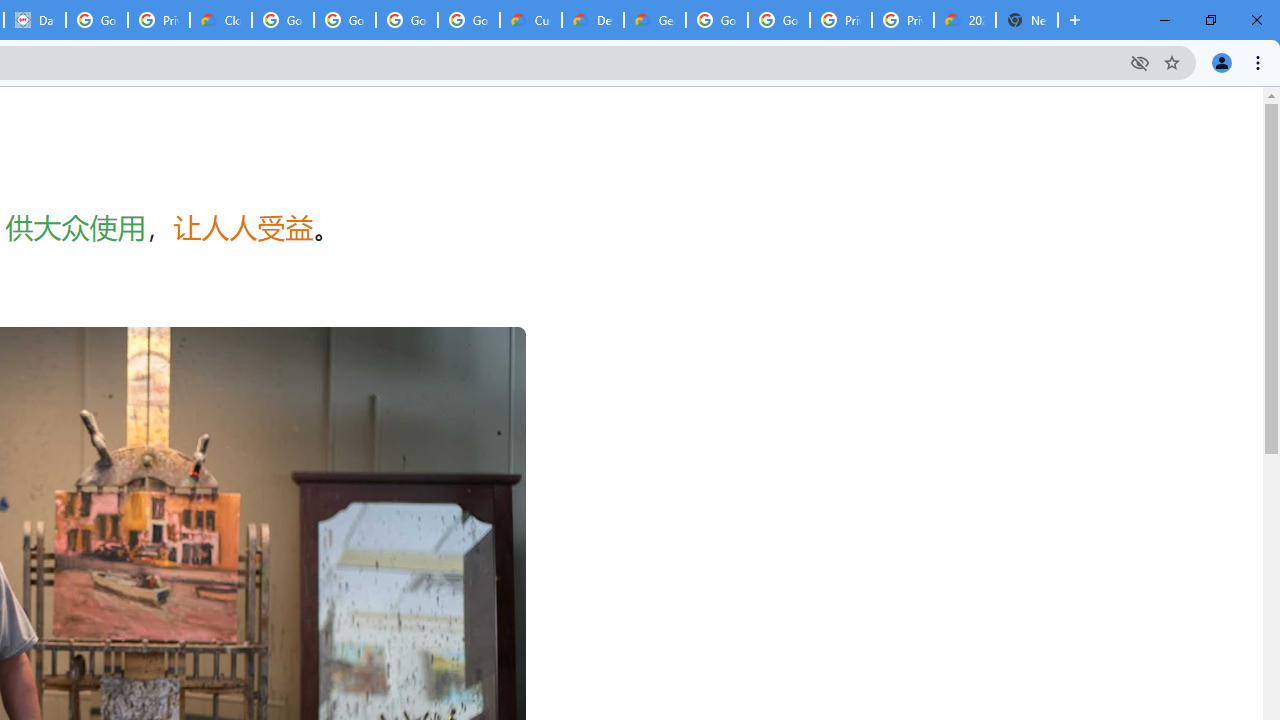 Image resolution: width=1280 pixels, height=720 pixels. I want to click on 'New Tab', so click(1027, 20).